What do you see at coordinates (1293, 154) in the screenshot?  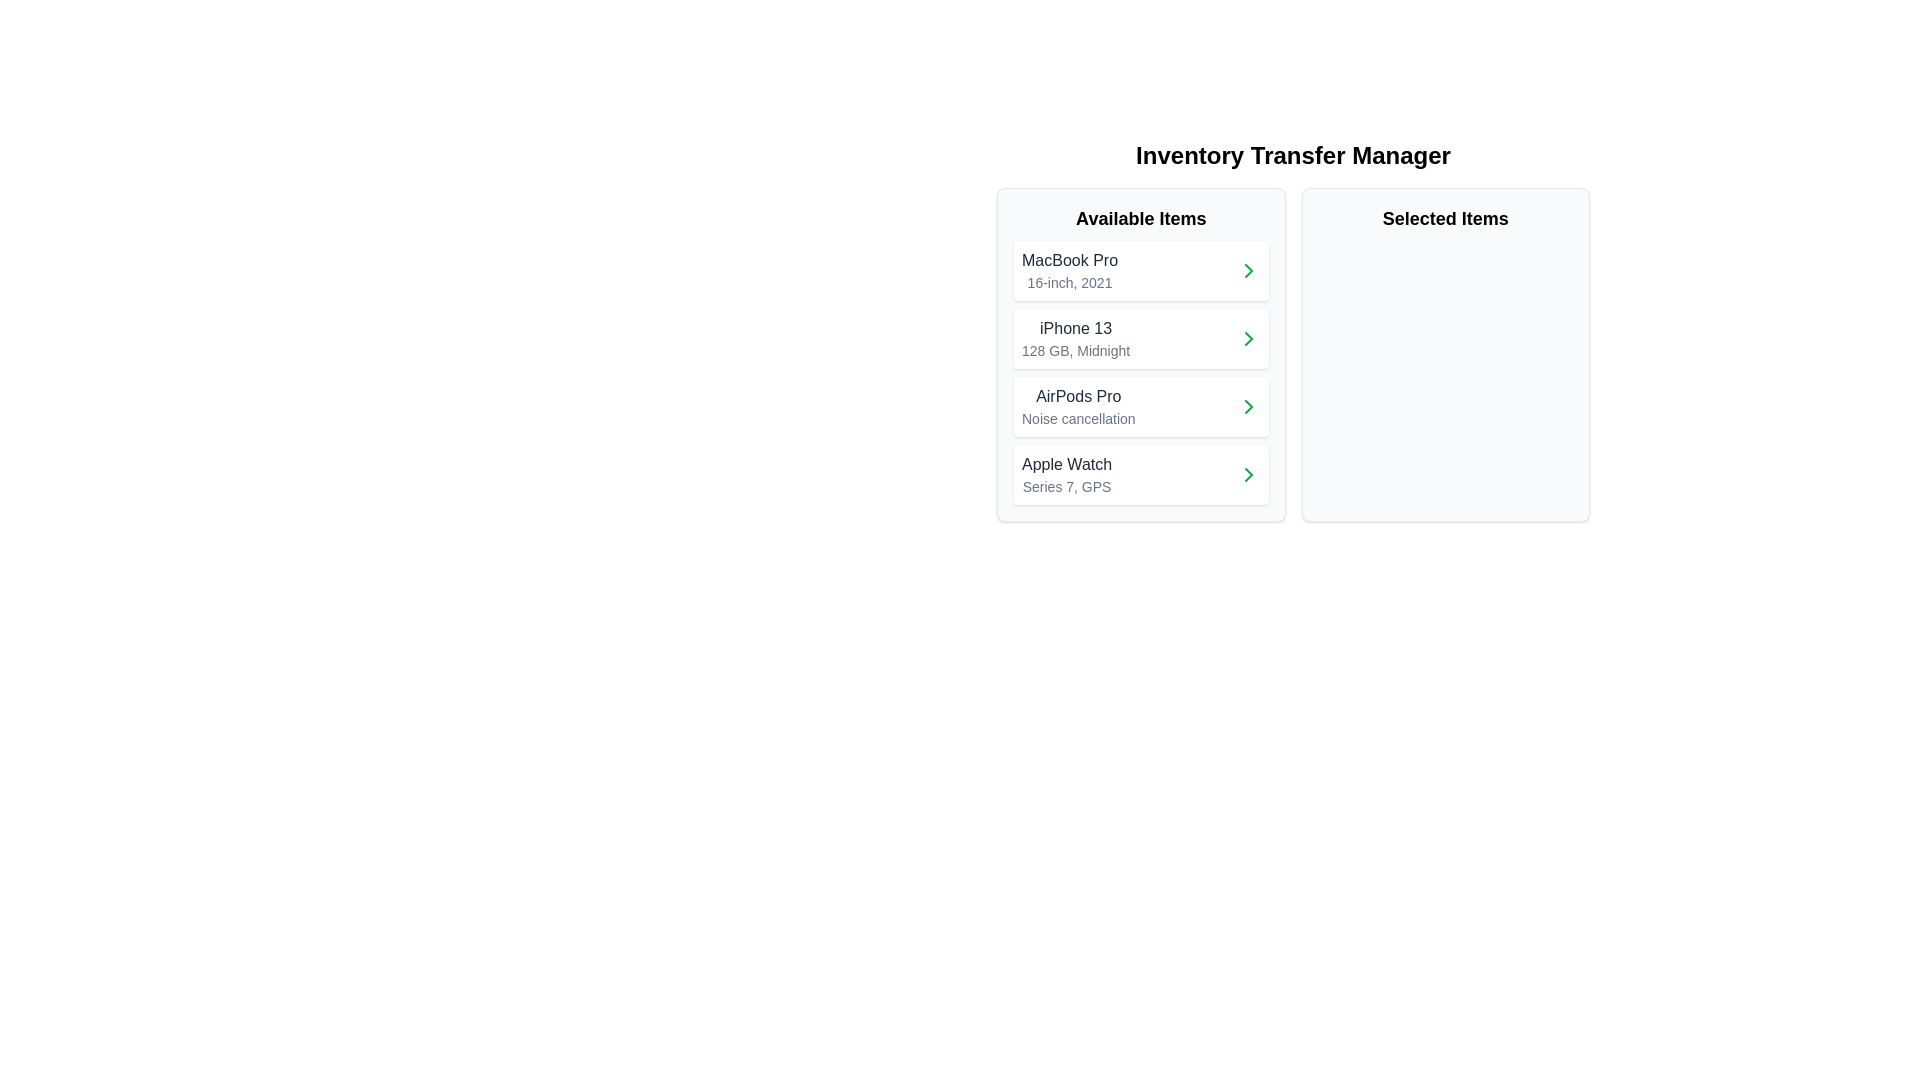 I see `the Text header that indicates the purpose of managing inventory transfers, positioned above the 'Available Items' and 'Selected Items' sections` at bounding box center [1293, 154].